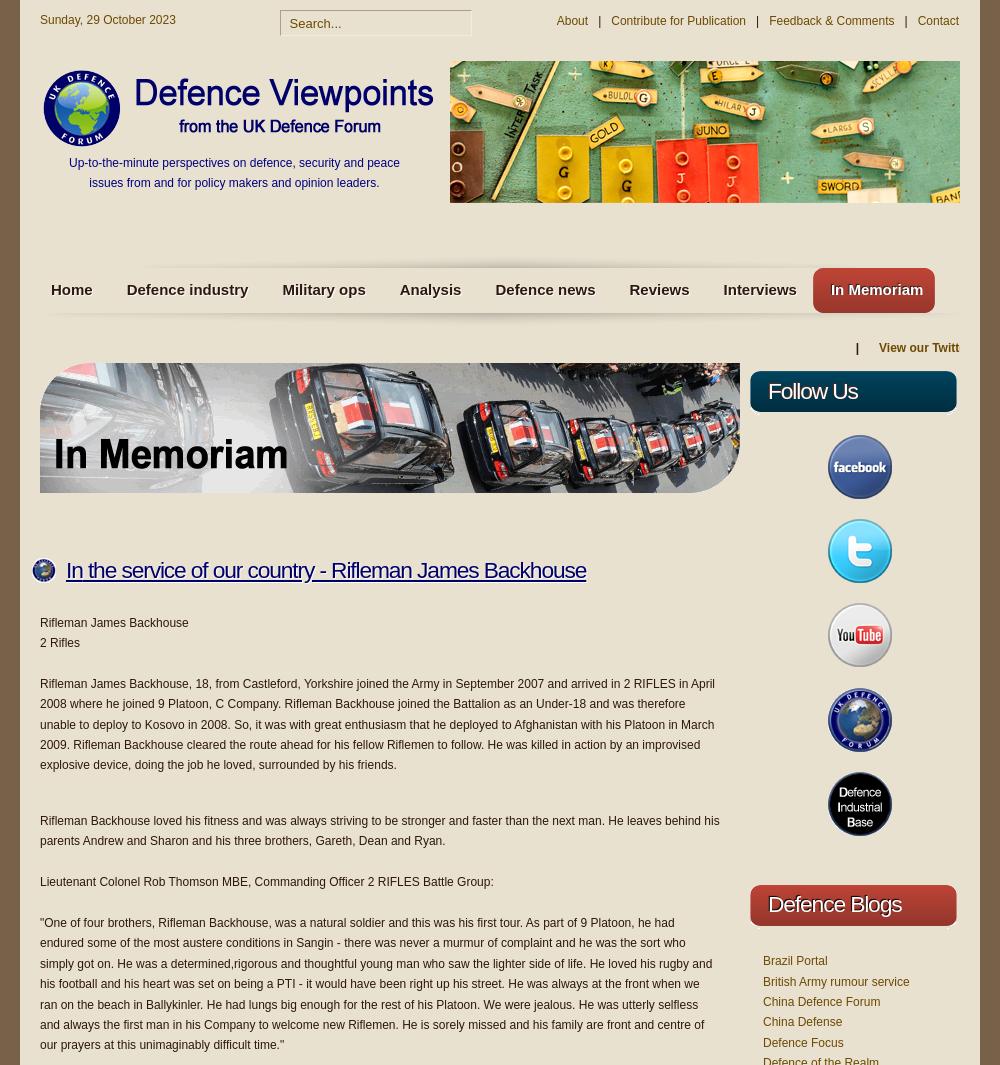  I want to click on 'Sunday, 29 October 2023', so click(40, 19).